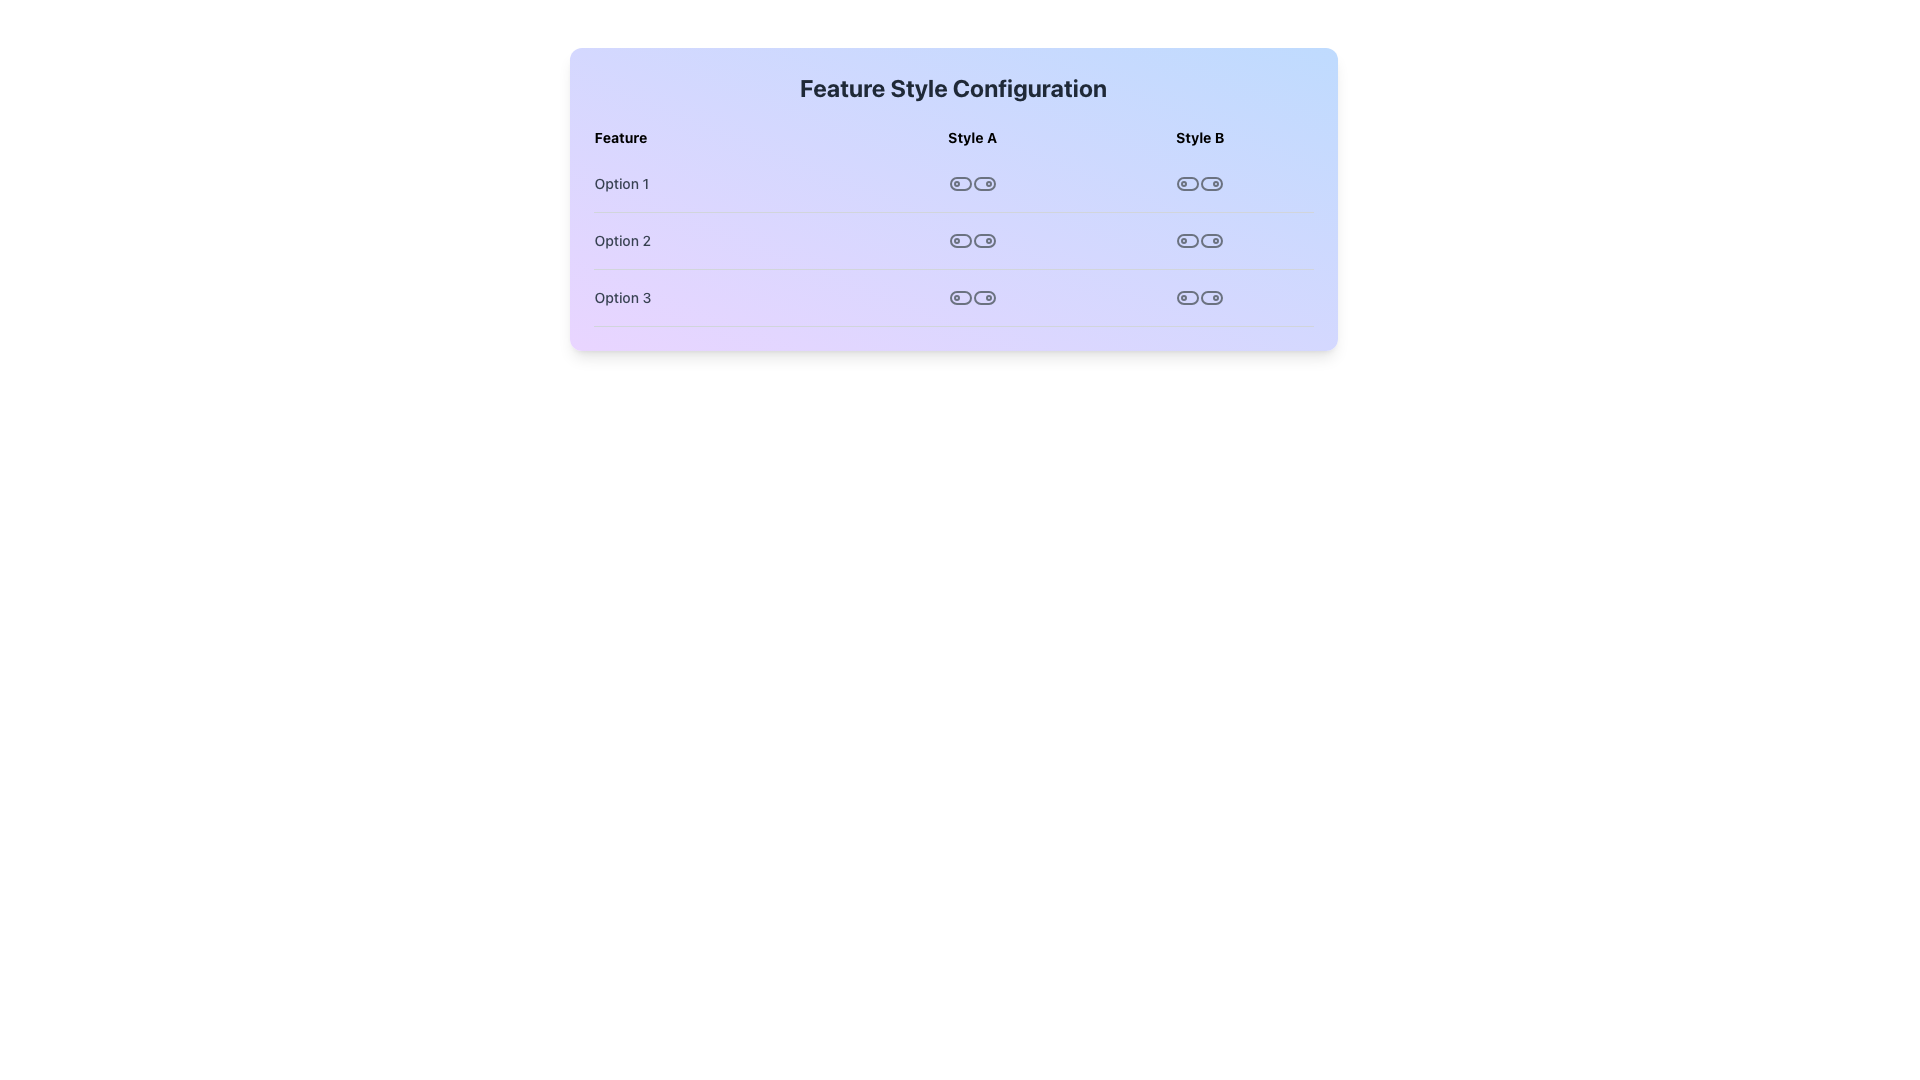 The width and height of the screenshot is (1920, 1080). What do you see at coordinates (960, 297) in the screenshot?
I see `the toggle switch for 'Style A' in the 'Option 3' row of the 'Feature Style Configuration' table` at bounding box center [960, 297].